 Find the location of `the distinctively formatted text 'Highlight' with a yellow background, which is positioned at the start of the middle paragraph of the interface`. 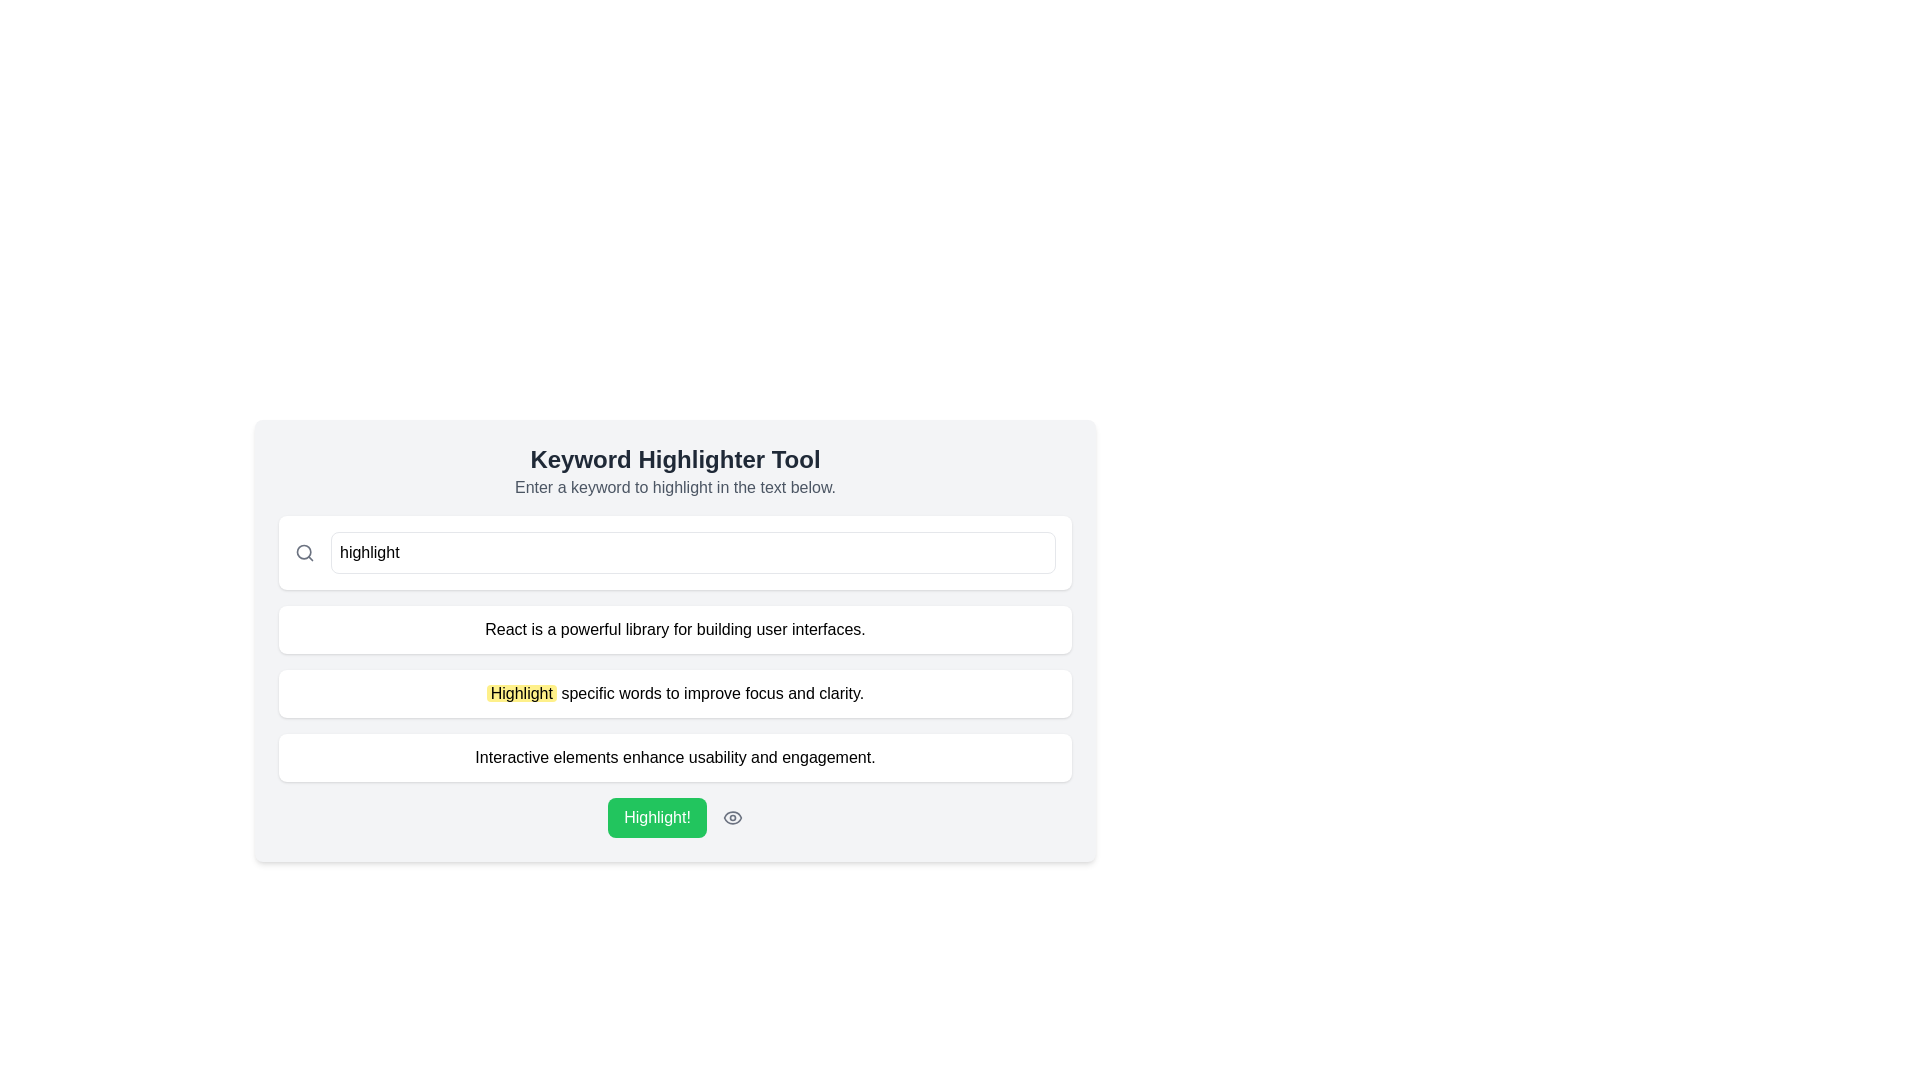

the distinctively formatted text 'Highlight' with a yellow background, which is positioned at the start of the middle paragraph of the interface is located at coordinates (521, 692).